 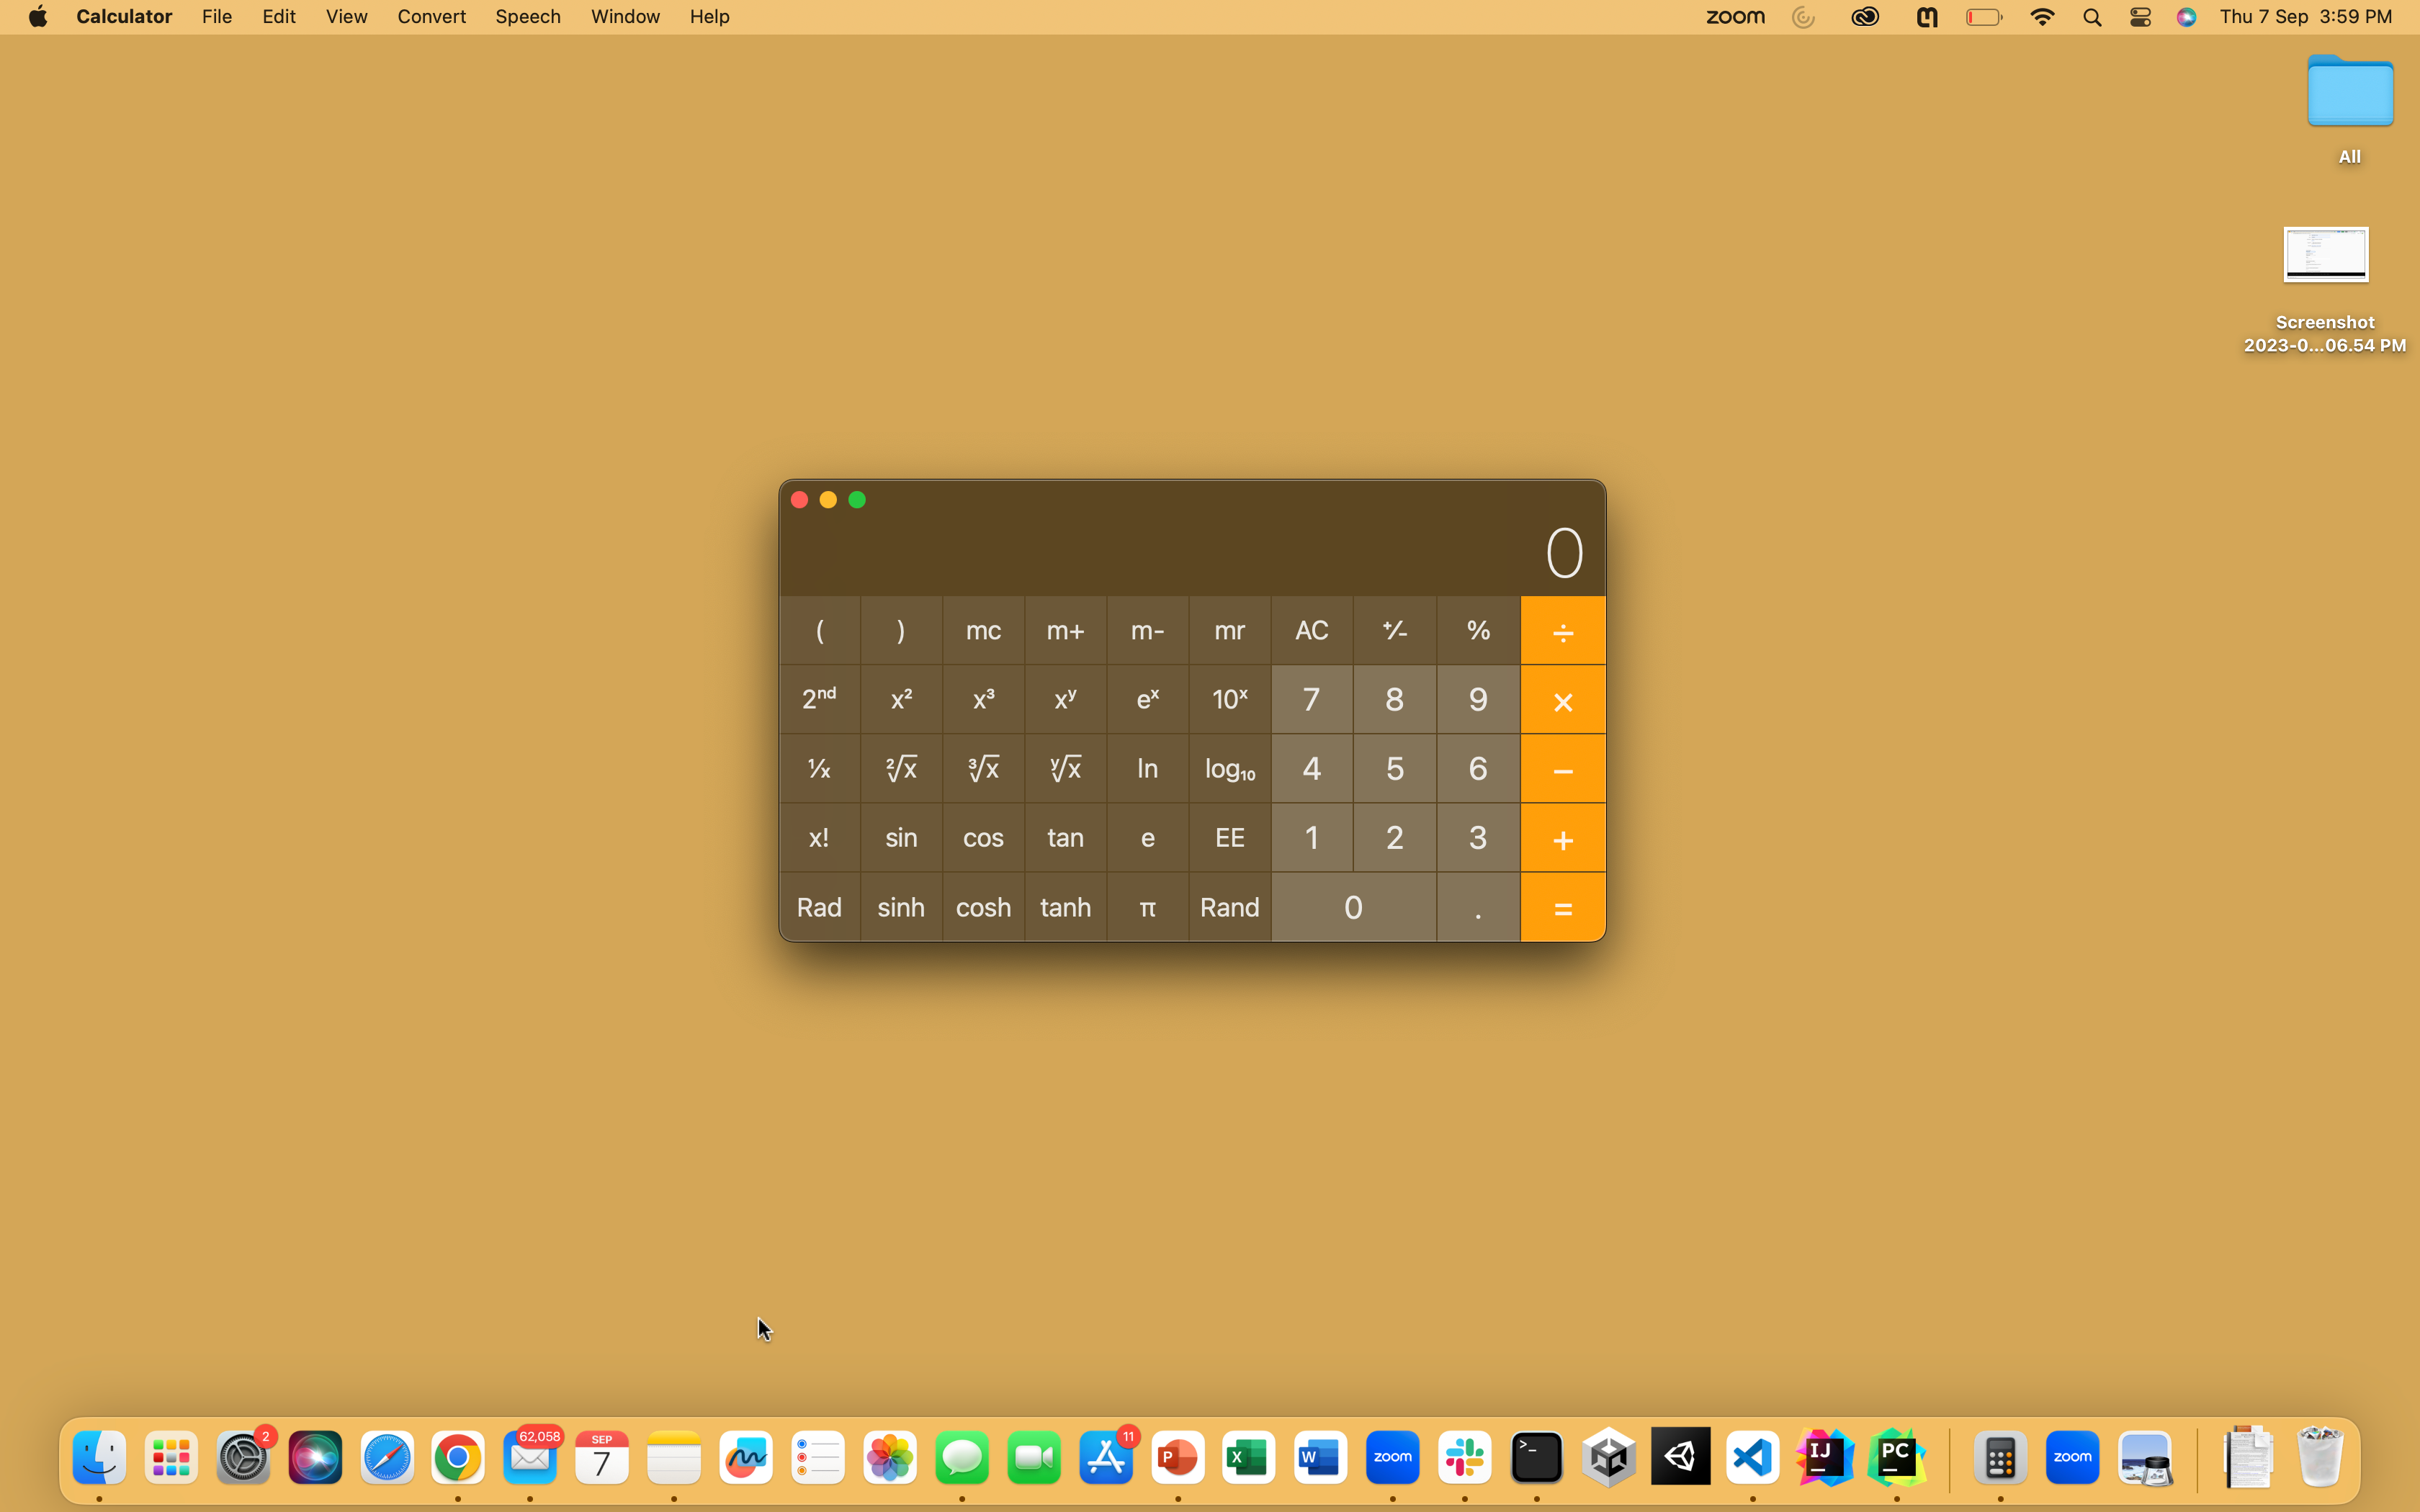 I want to click on Determine 1 divided by 5, so click(x=1395, y=765).